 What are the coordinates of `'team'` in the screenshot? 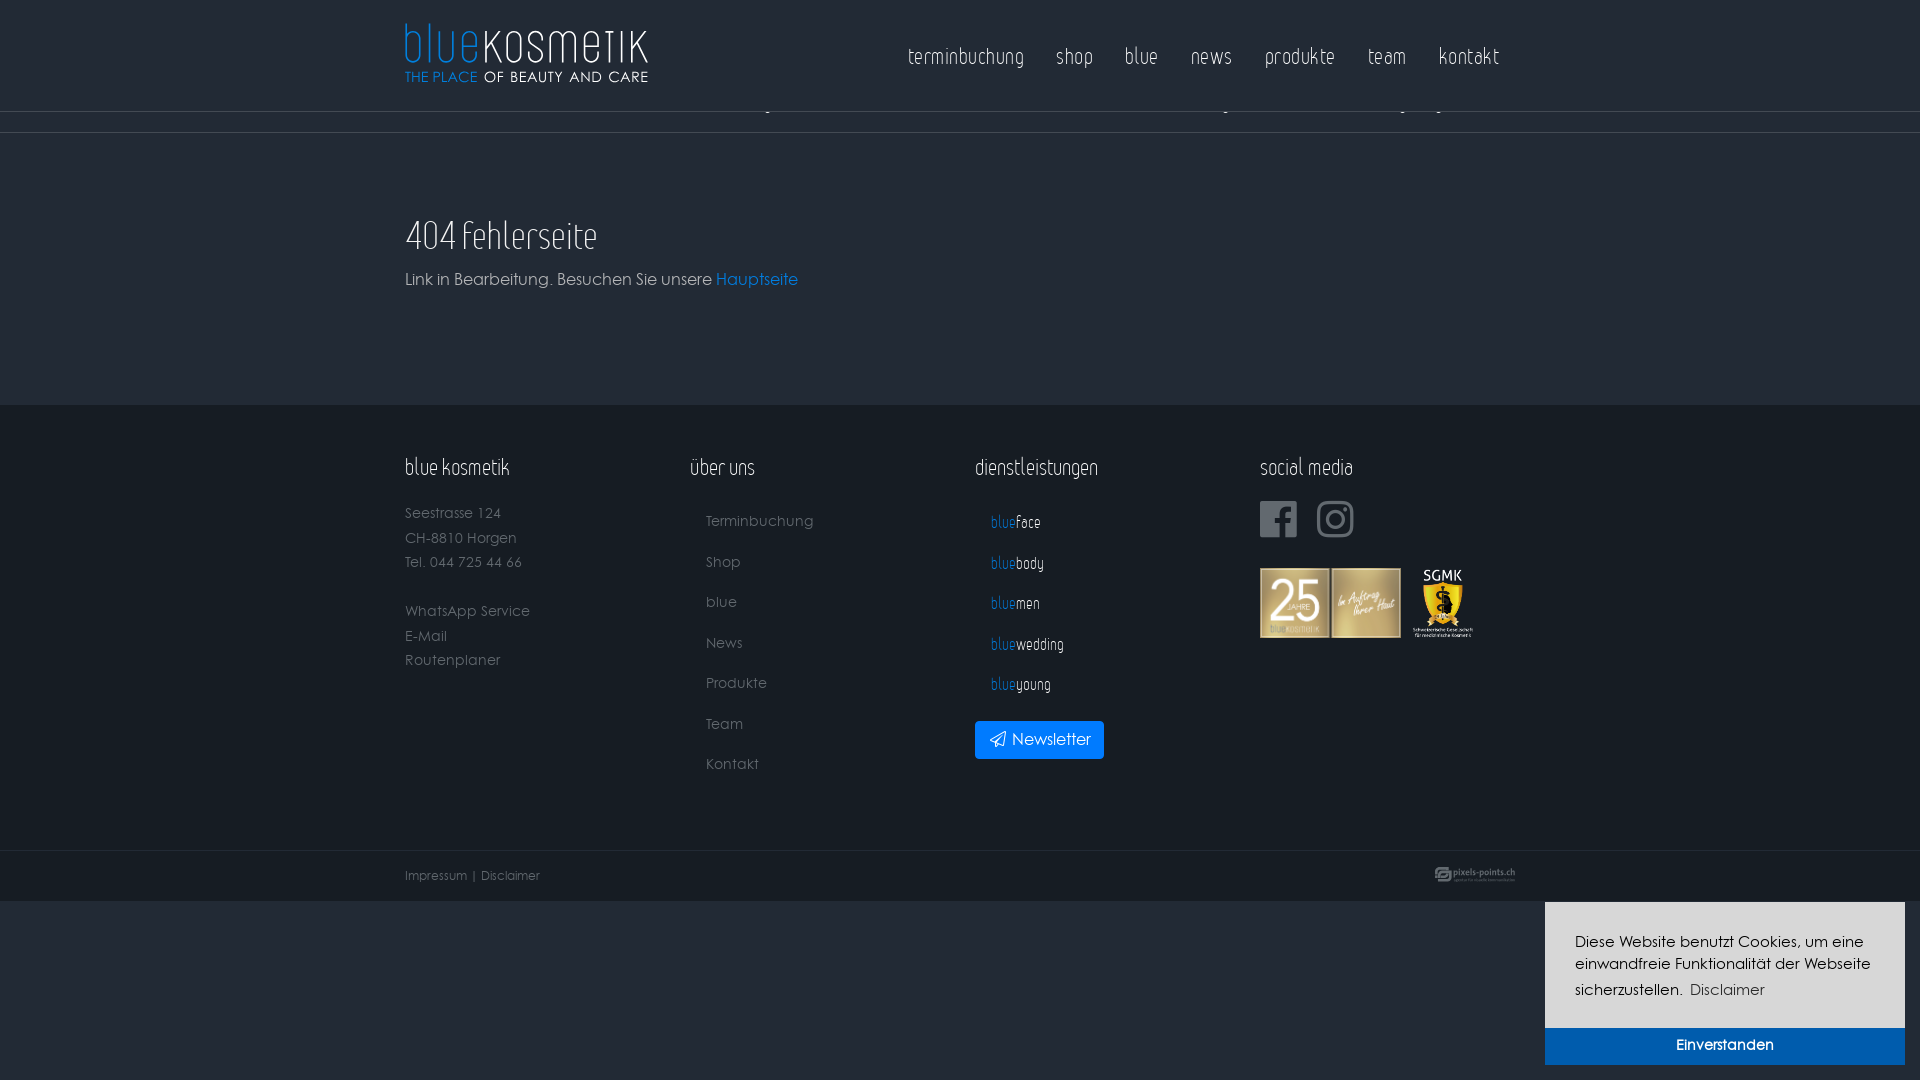 It's located at (1386, 55).